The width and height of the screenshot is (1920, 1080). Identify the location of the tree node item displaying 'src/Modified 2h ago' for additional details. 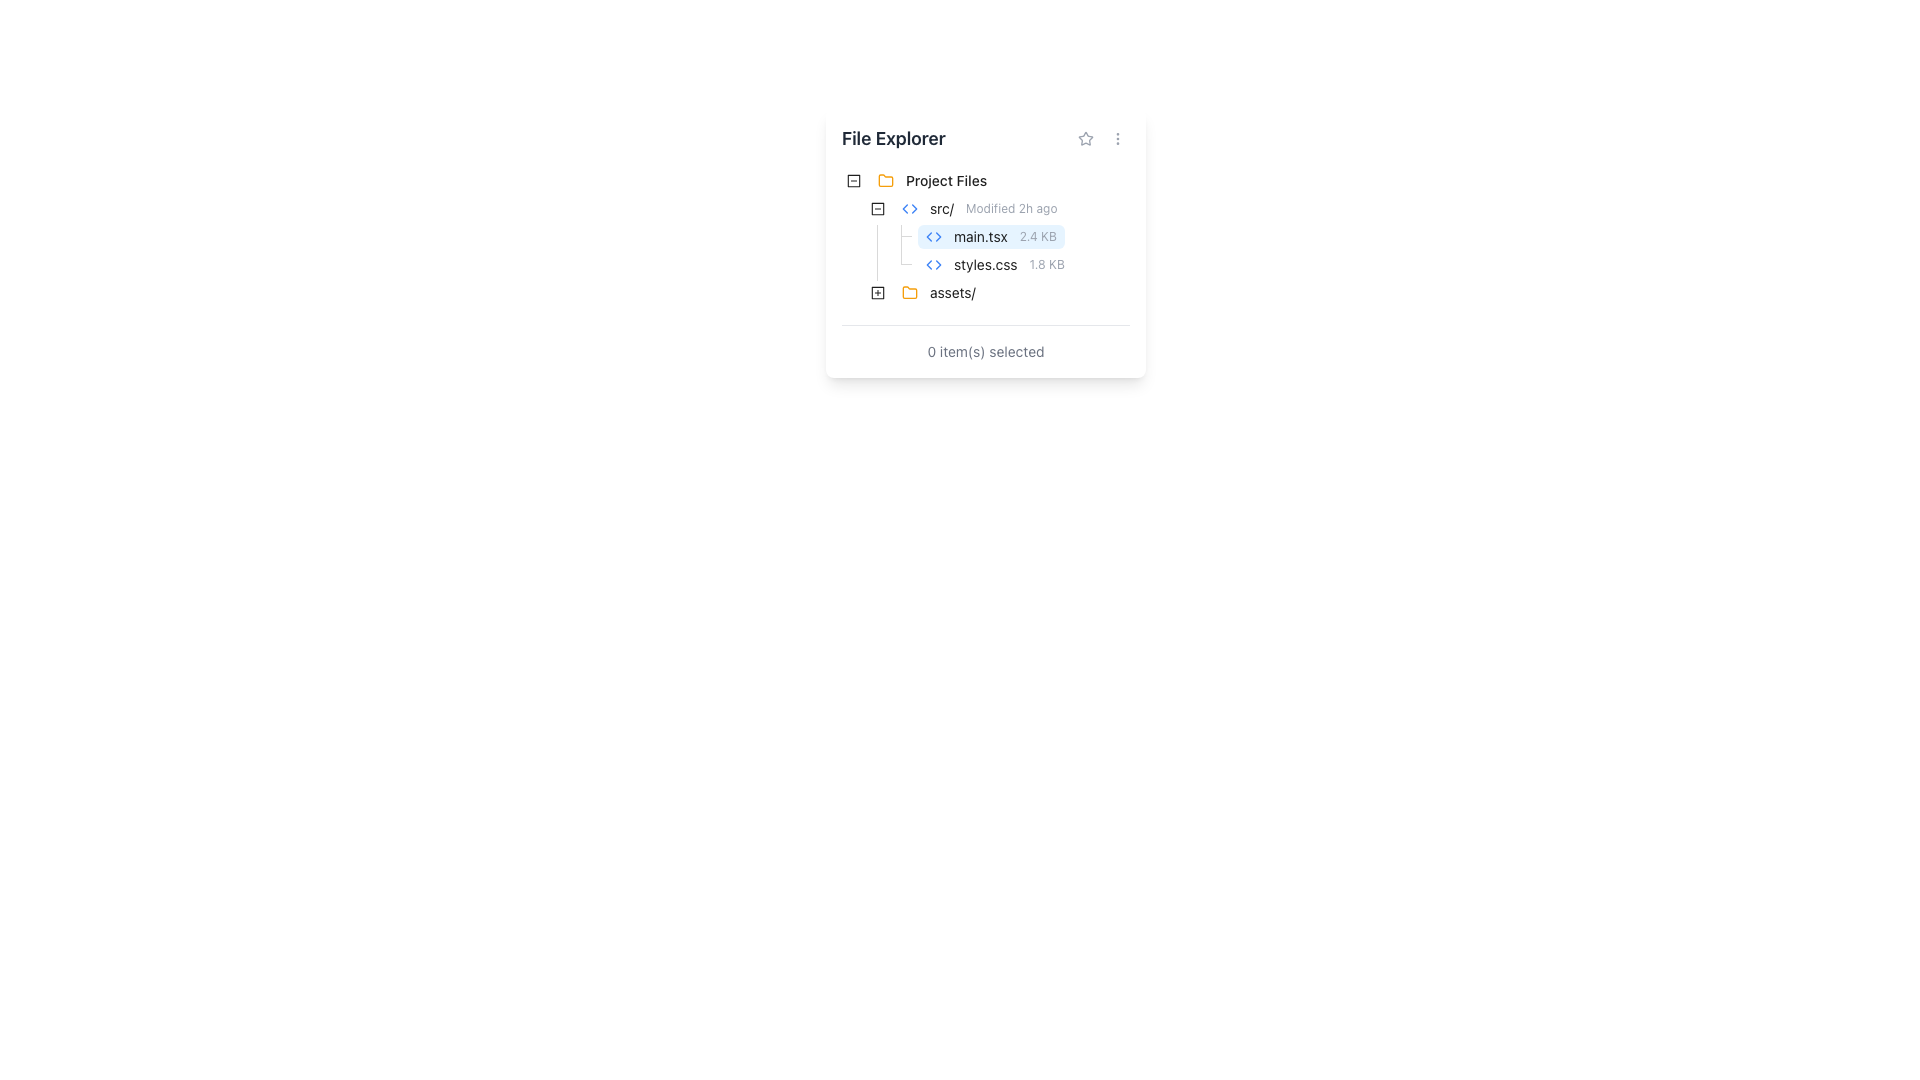
(979, 208).